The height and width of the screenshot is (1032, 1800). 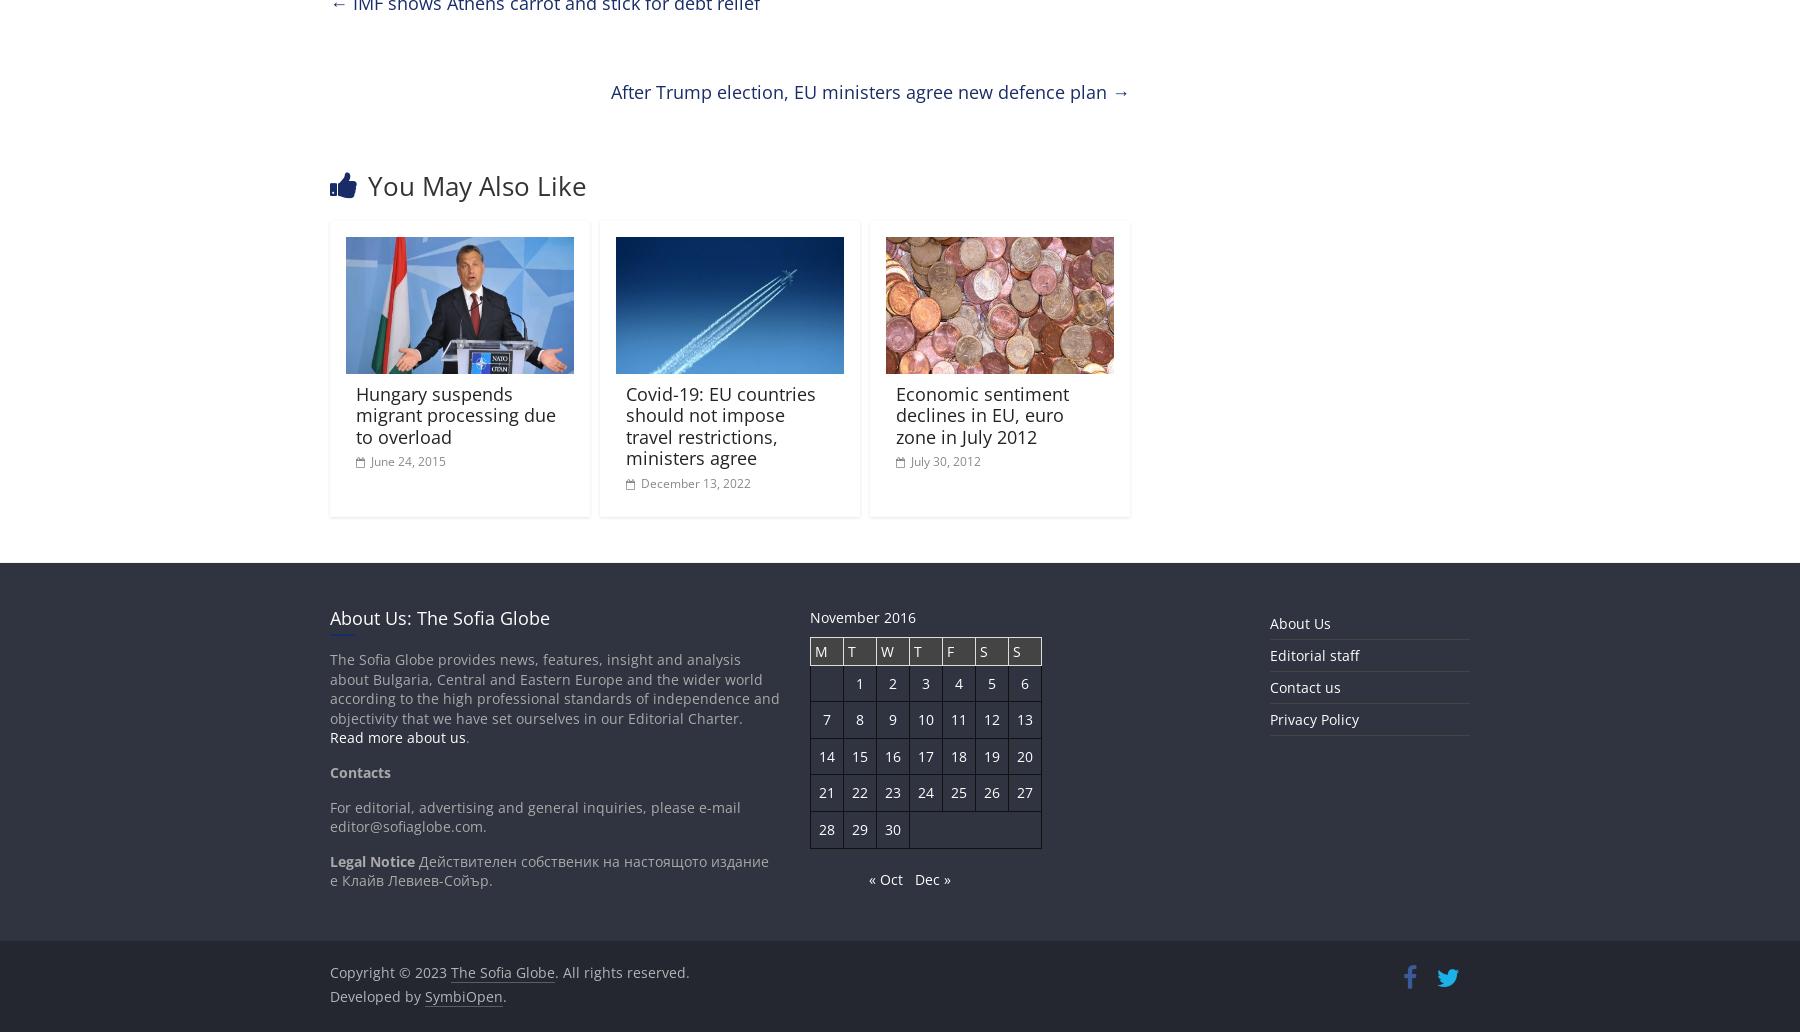 What do you see at coordinates (328, 806) in the screenshot?
I see `'For editorial, advertising and general inquiries, please e-mail'` at bounding box center [328, 806].